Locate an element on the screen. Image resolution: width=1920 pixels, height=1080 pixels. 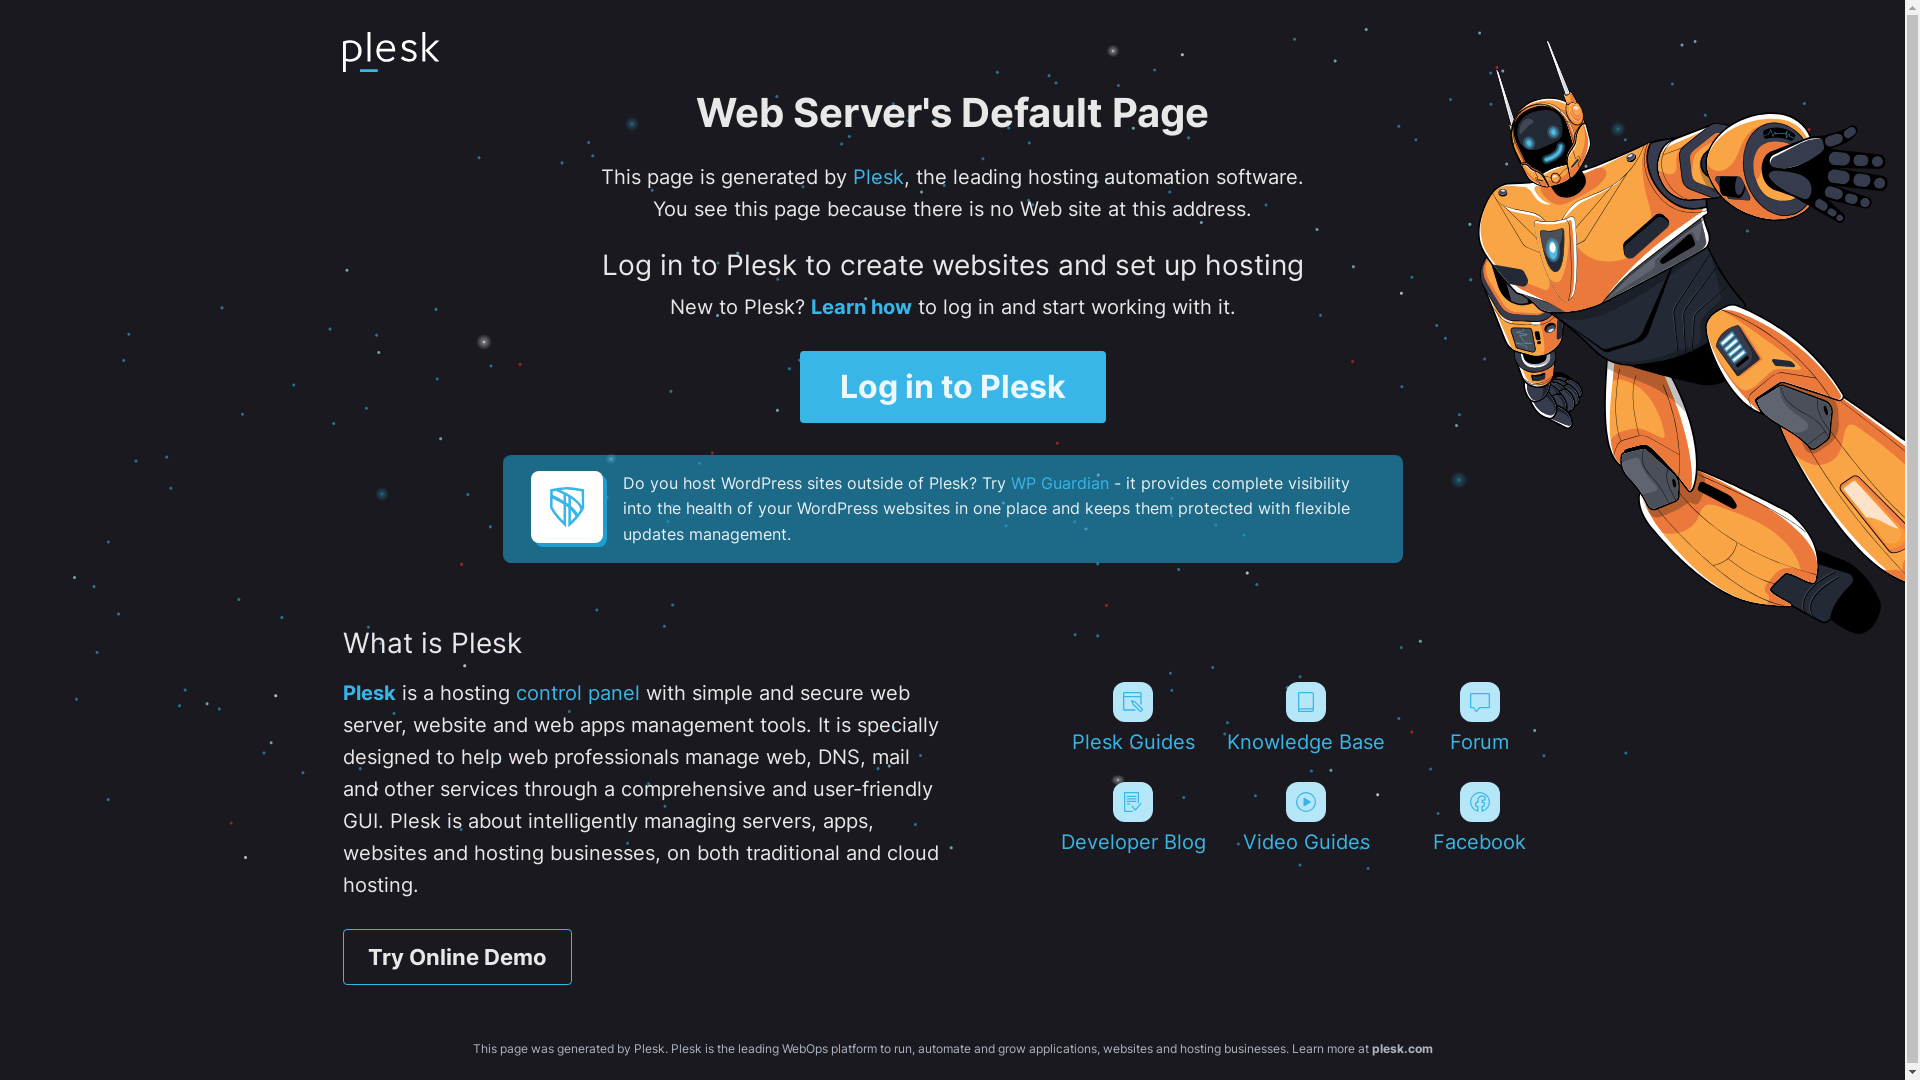
'Developer Blog' is located at coordinates (1049, 817).